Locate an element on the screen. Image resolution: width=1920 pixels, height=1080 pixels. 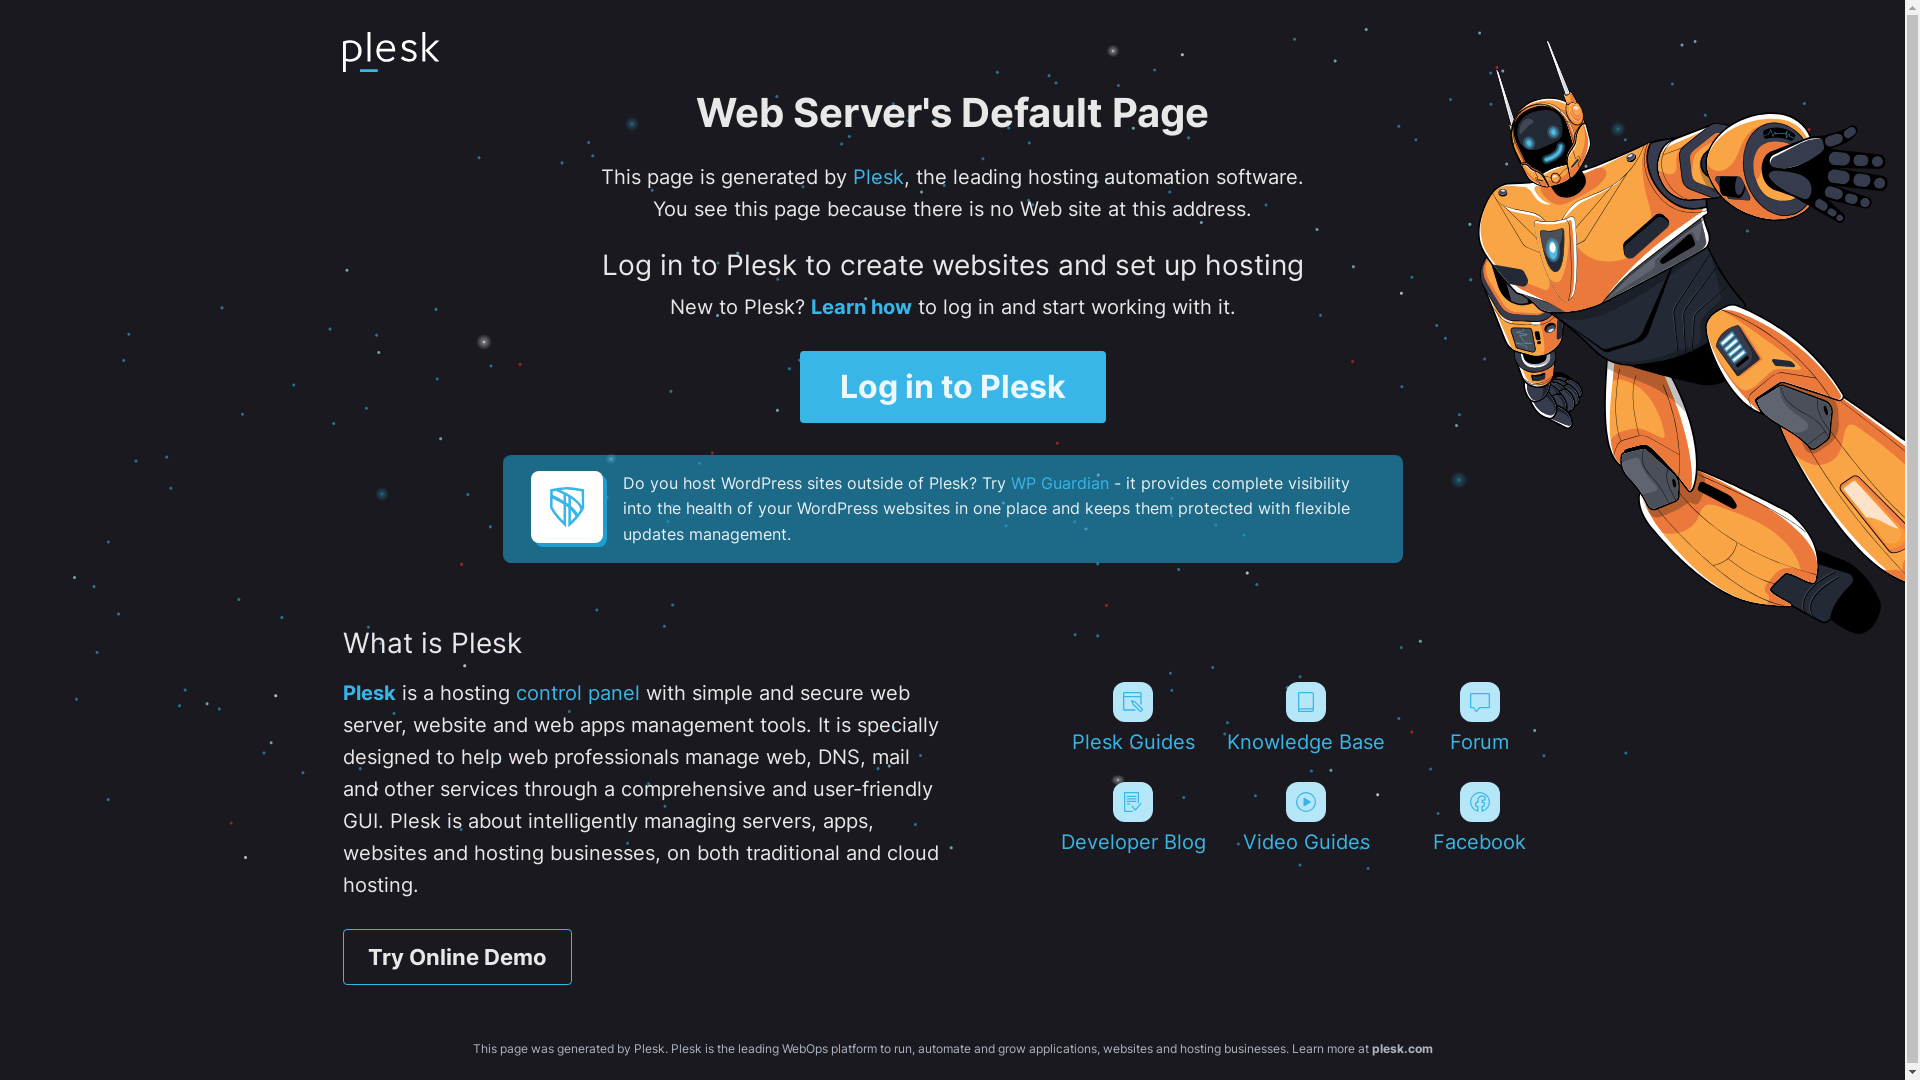
'Developer Blog' is located at coordinates (1049, 817).